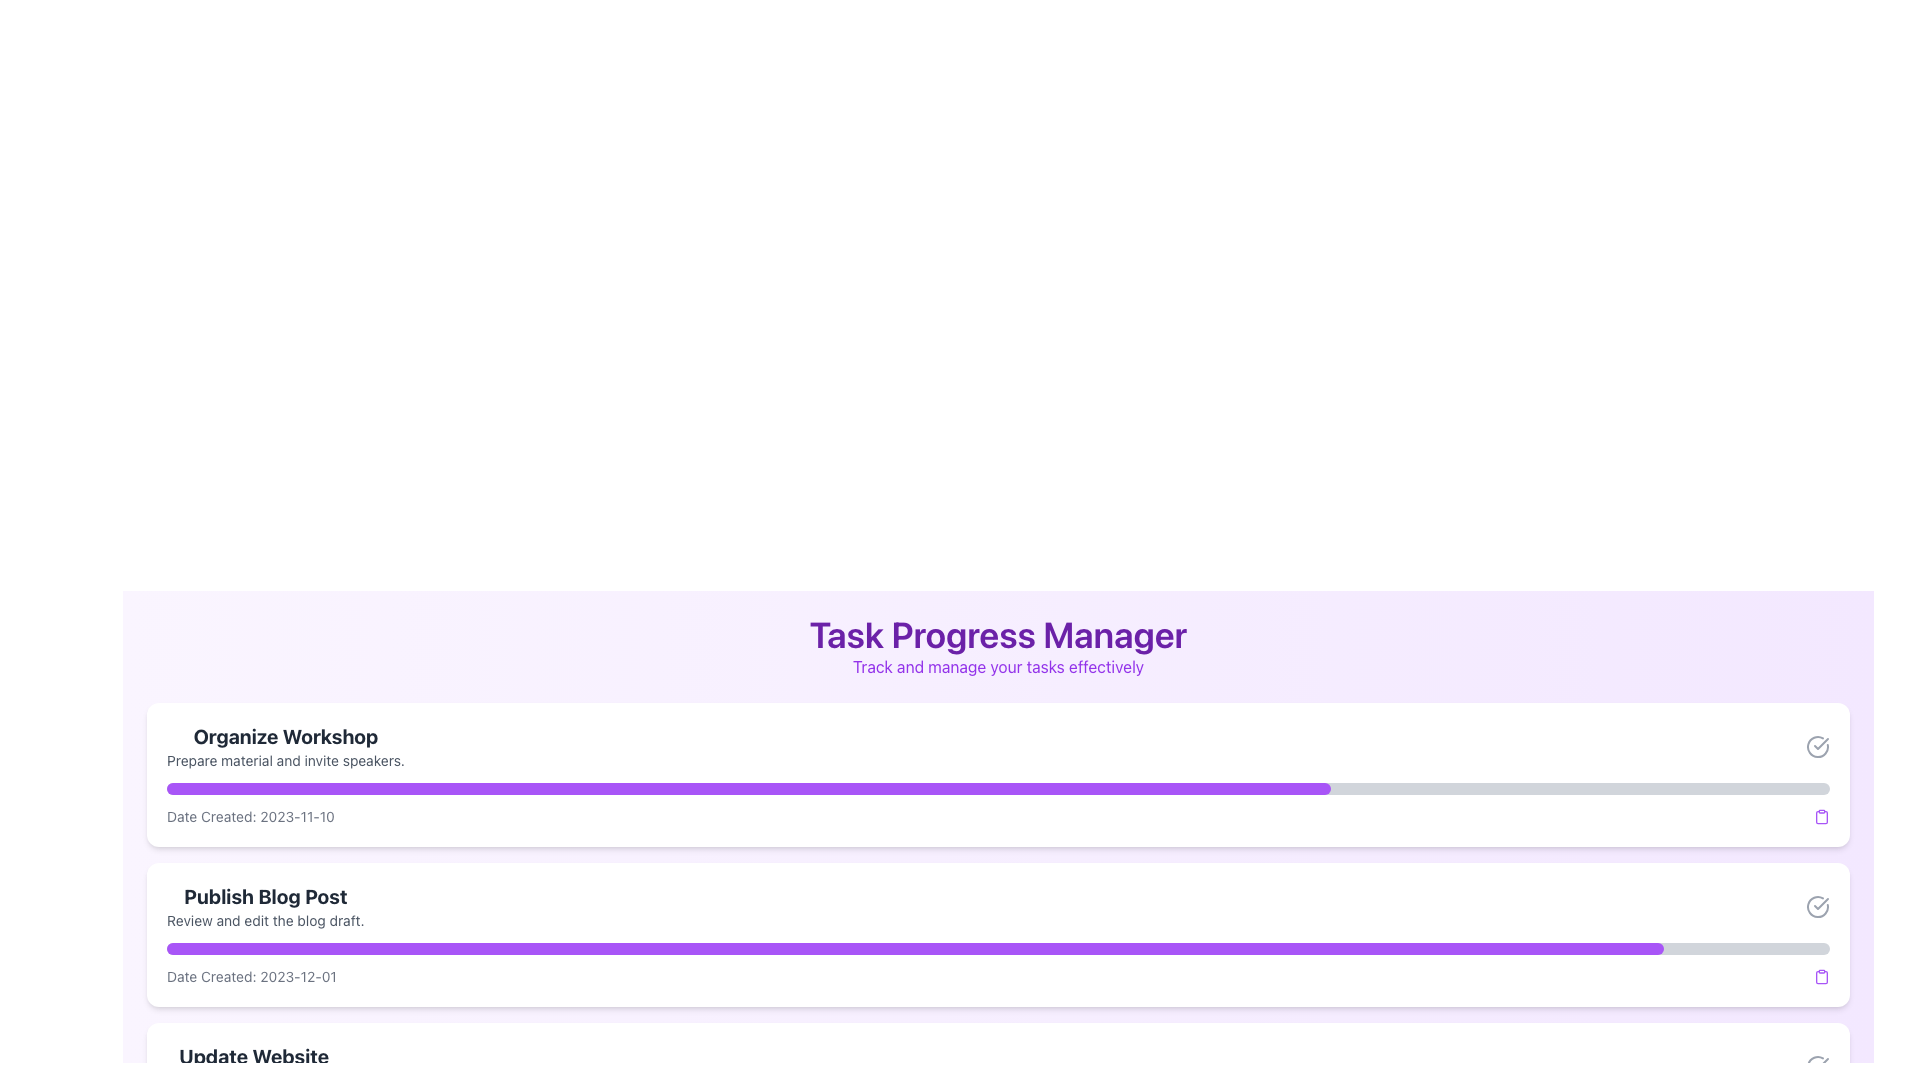 The height and width of the screenshot is (1080, 1920). Describe the element at coordinates (998, 667) in the screenshot. I see `the Text Label that contains the text 'Track and manage your tasks effectively', which is styled with purple color and smaller font size, located directly below the header 'Task Progress Manager'` at that location.